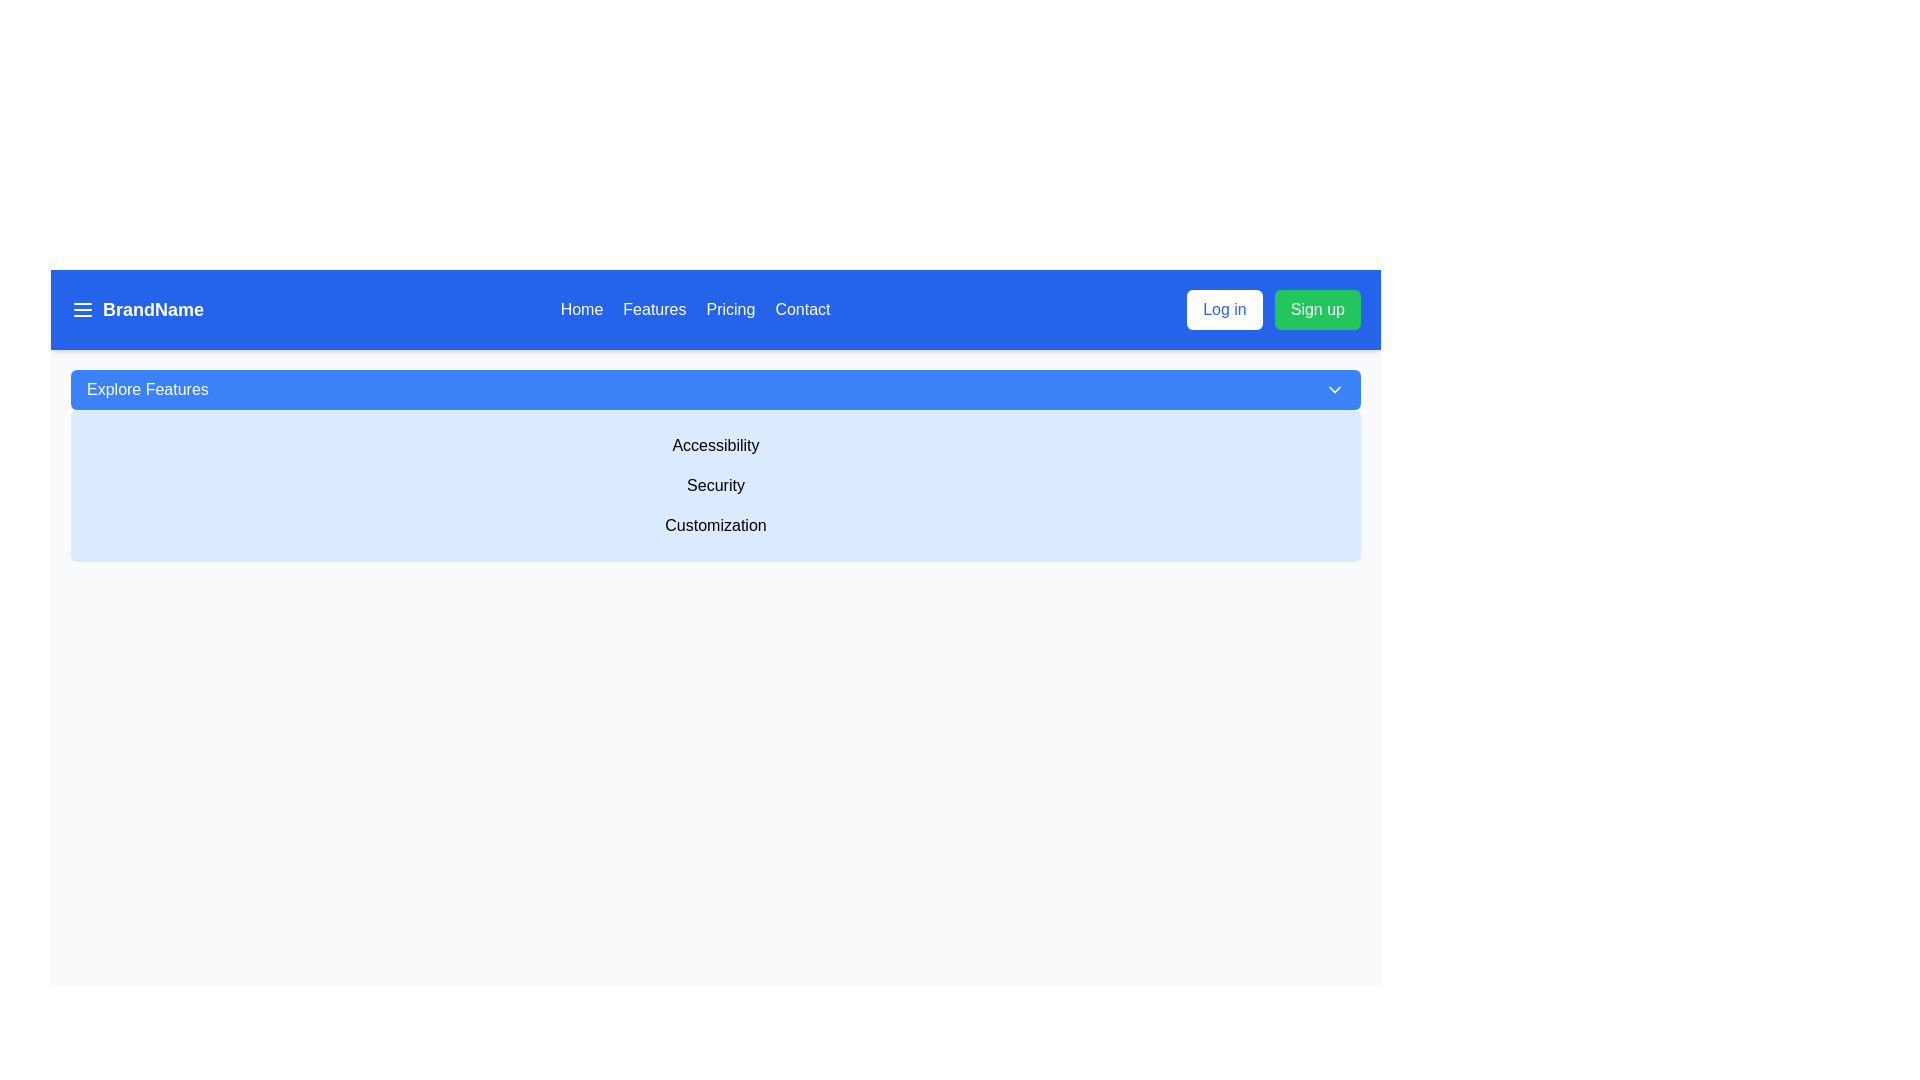  What do you see at coordinates (152, 309) in the screenshot?
I see `the label displaying 'BrandName', which is bolded, white text on a blue background located on the top bar of the interface` at bounding box center [152, 309].